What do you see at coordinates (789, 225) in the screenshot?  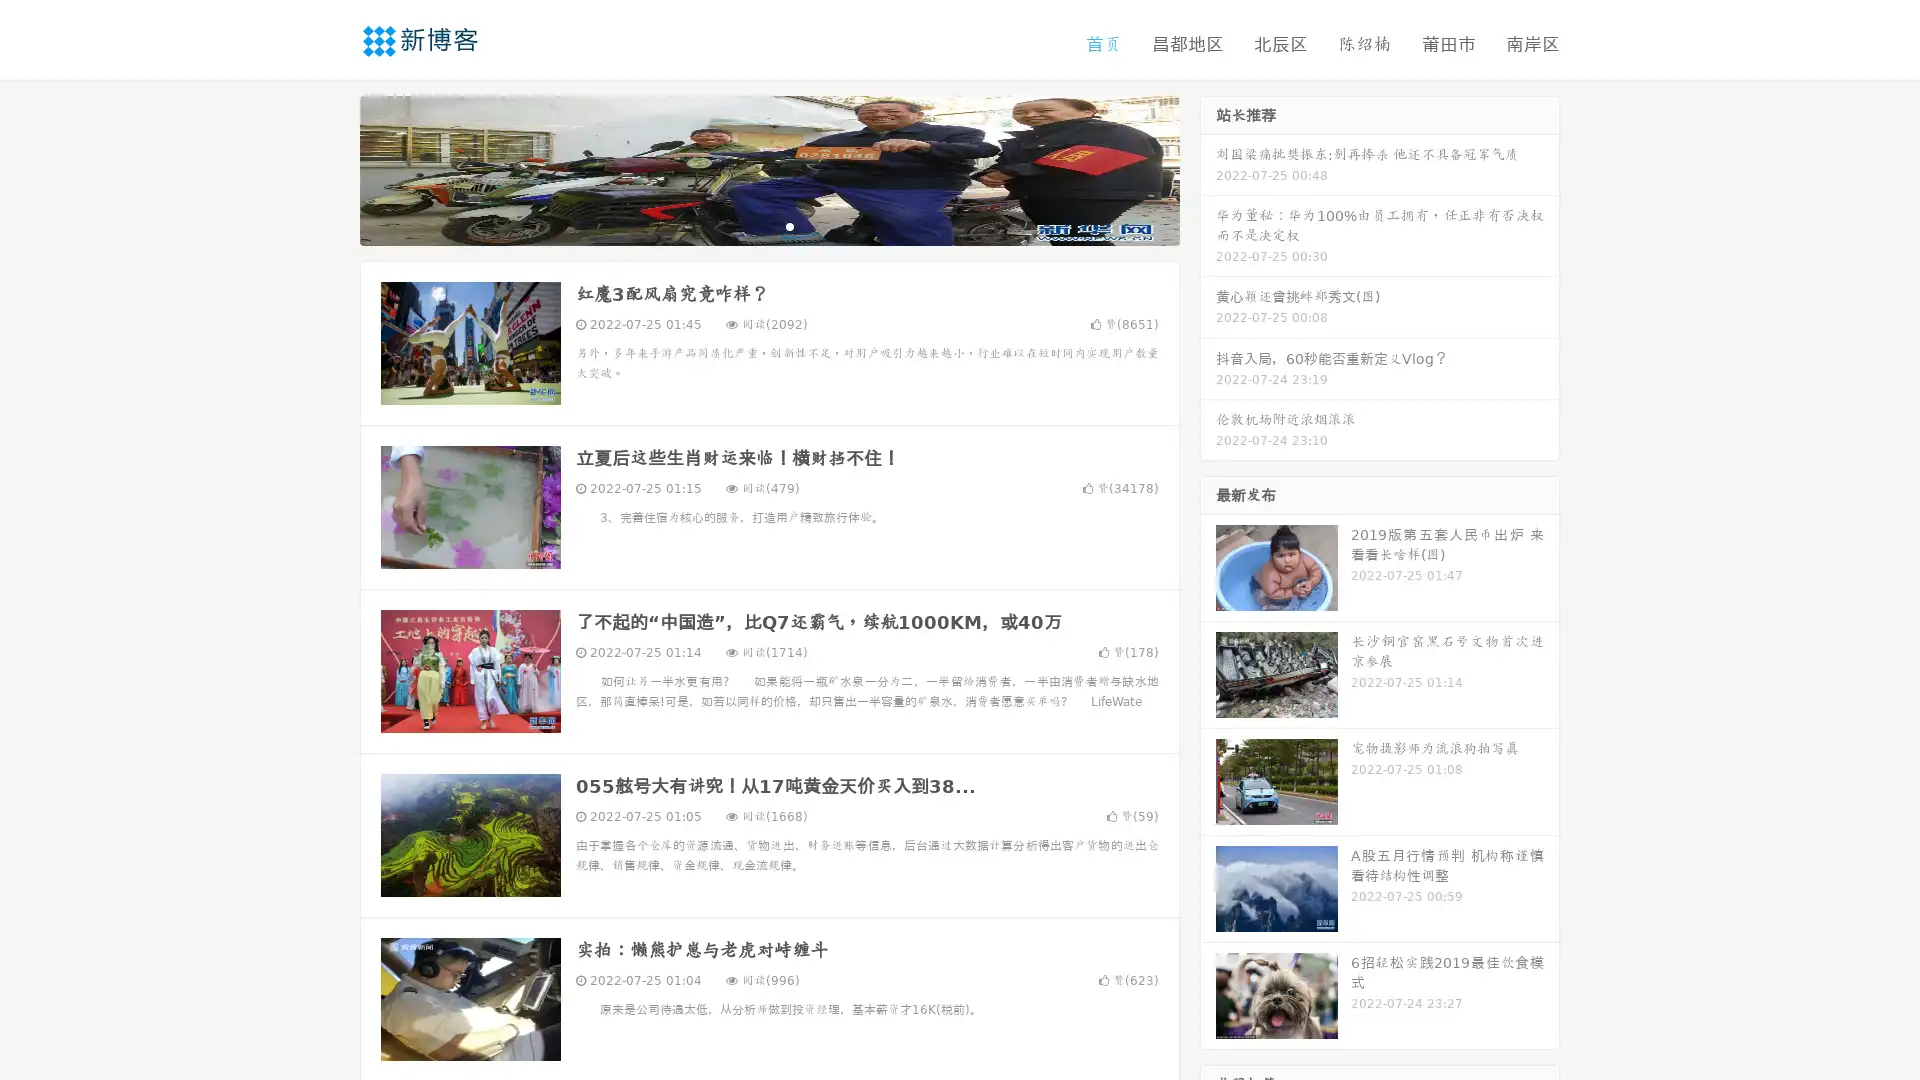 I see `Go to slide 3` at bounding box center [789, 225].